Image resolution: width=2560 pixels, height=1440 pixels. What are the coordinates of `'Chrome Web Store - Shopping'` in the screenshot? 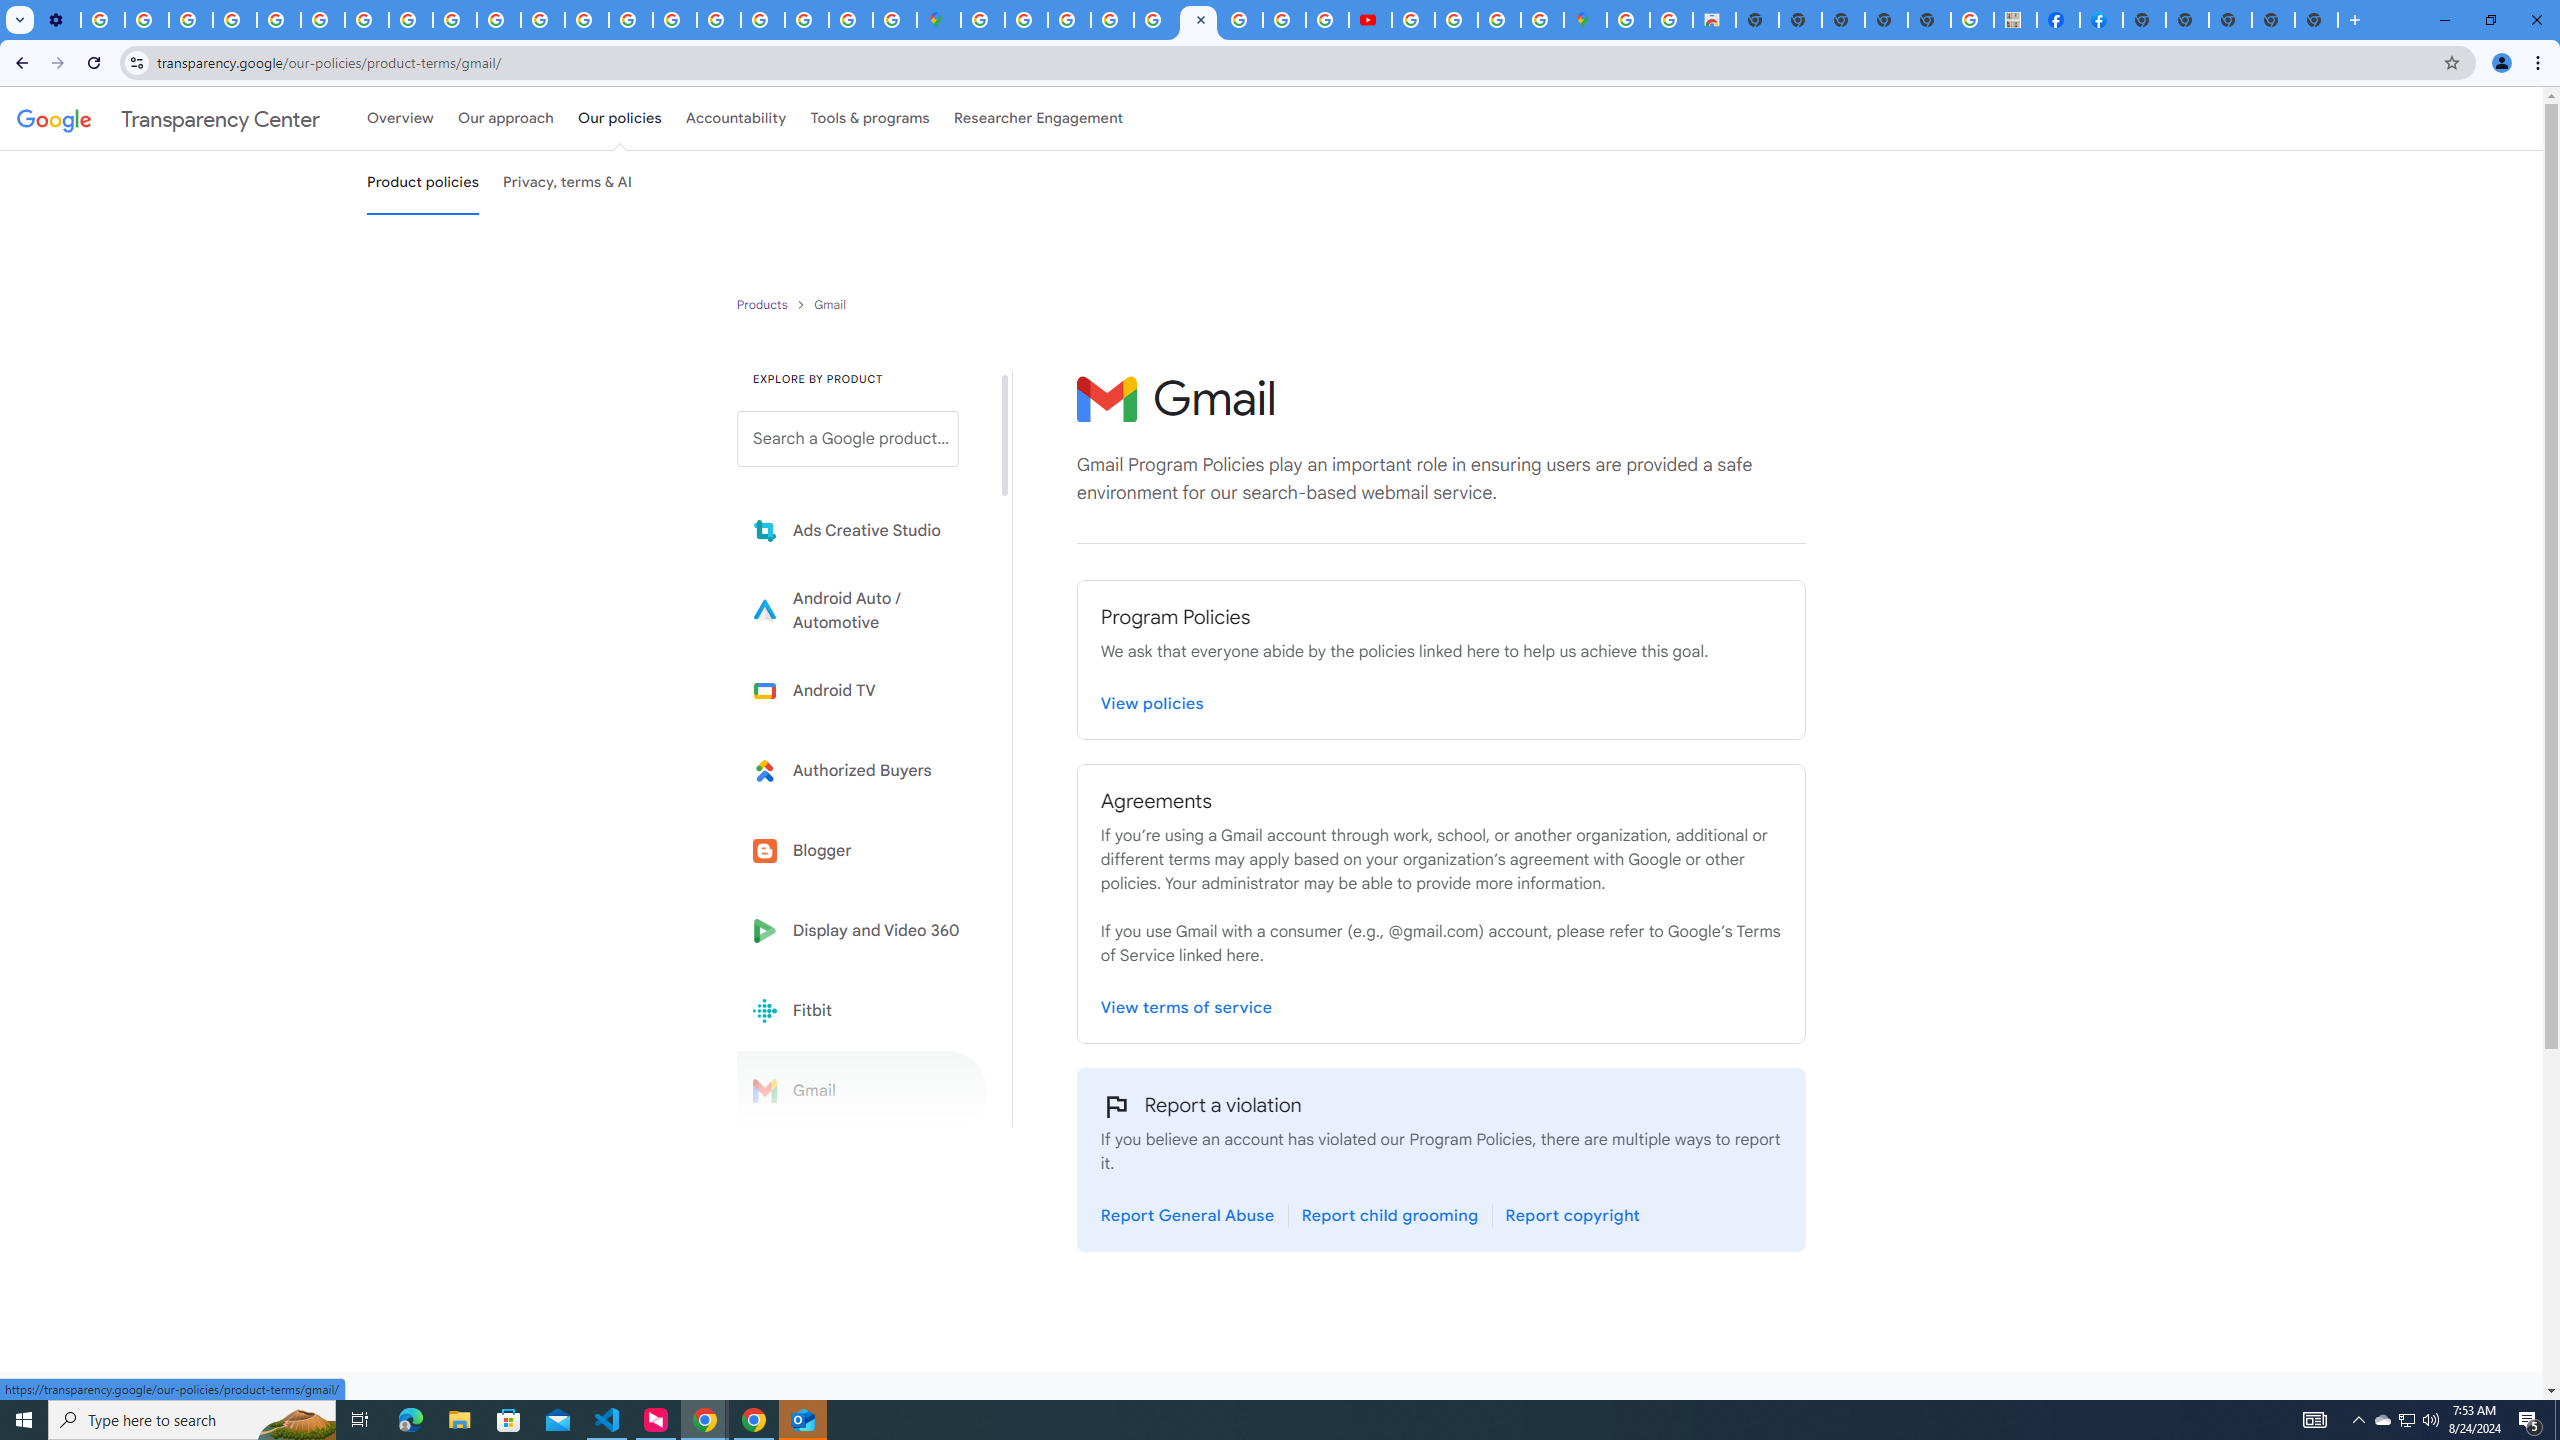 It's located at (1715, 19).